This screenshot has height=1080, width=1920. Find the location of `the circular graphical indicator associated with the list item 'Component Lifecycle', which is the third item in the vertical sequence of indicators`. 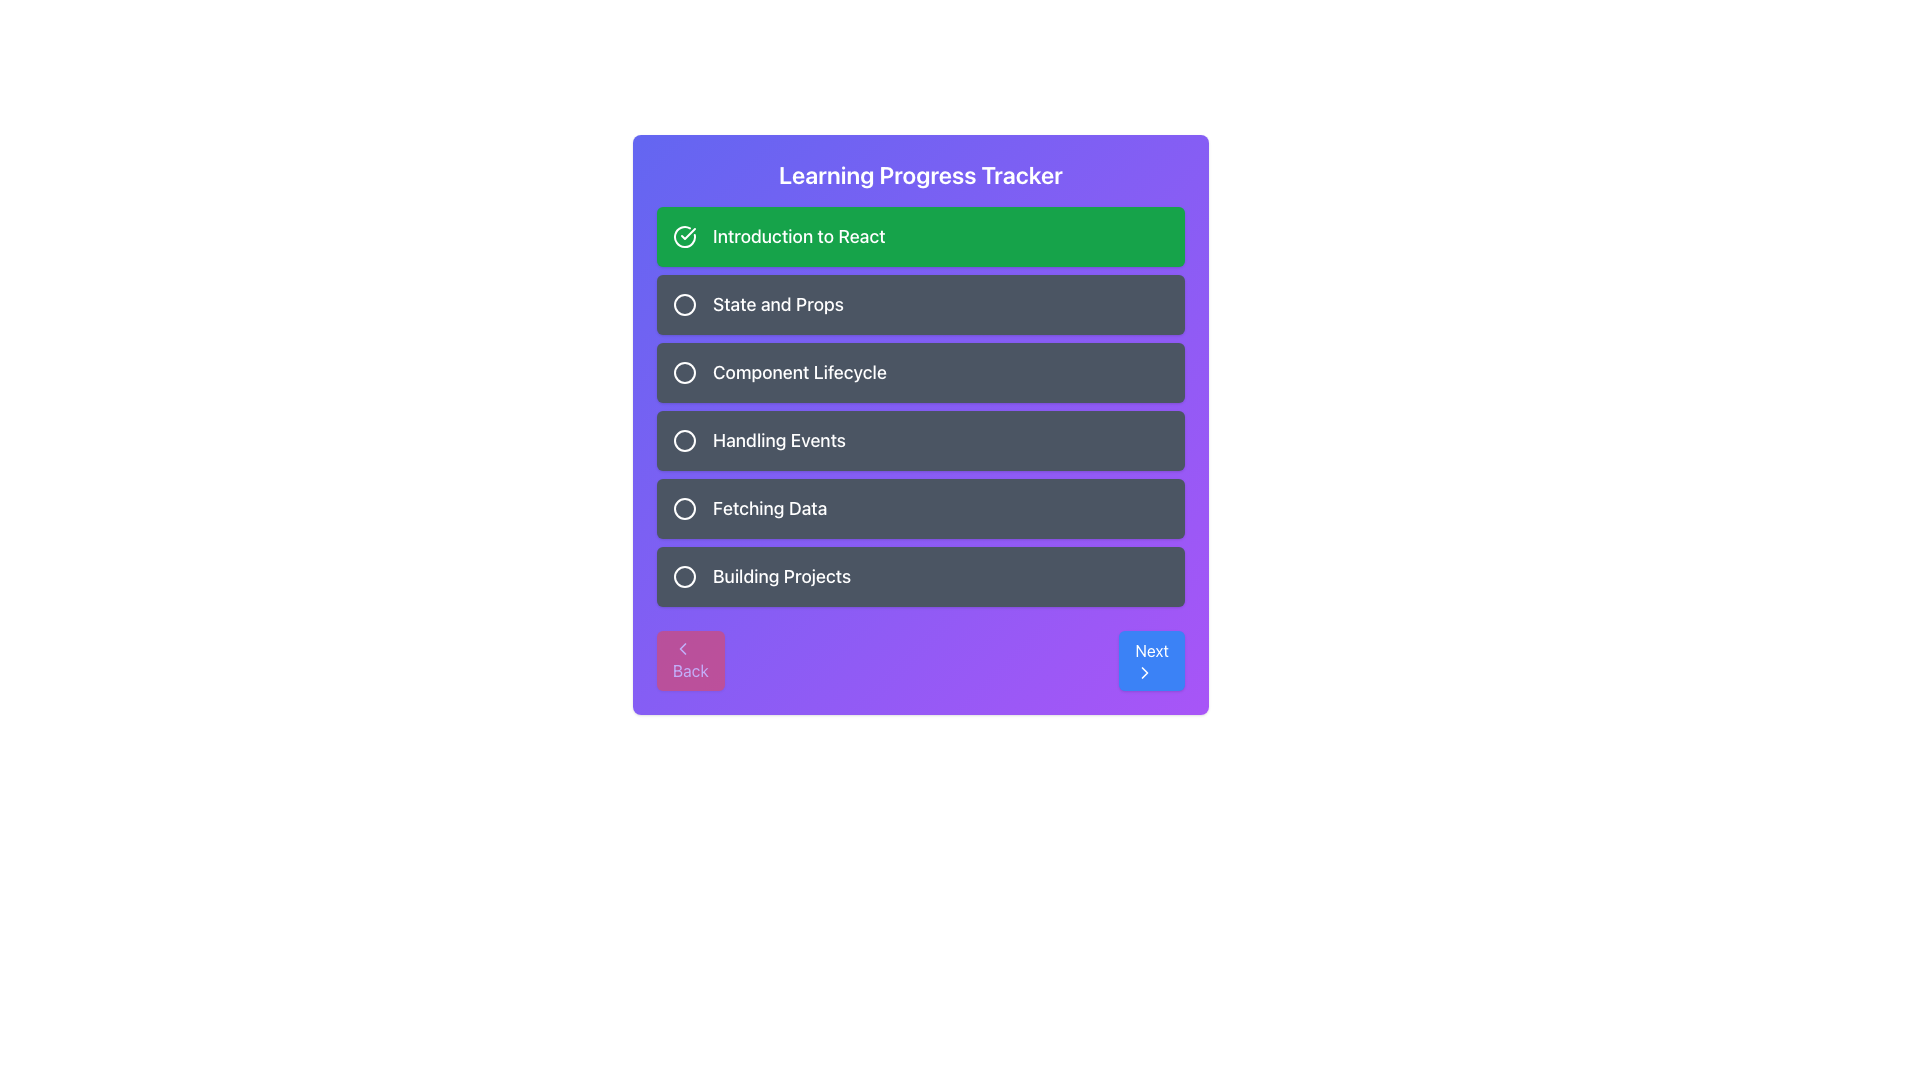

the circular graphical indicator associated with the list item 'Component Lifecycle', which is the third item in the vertical sequence of indicators is located at coordinates (685, 373).